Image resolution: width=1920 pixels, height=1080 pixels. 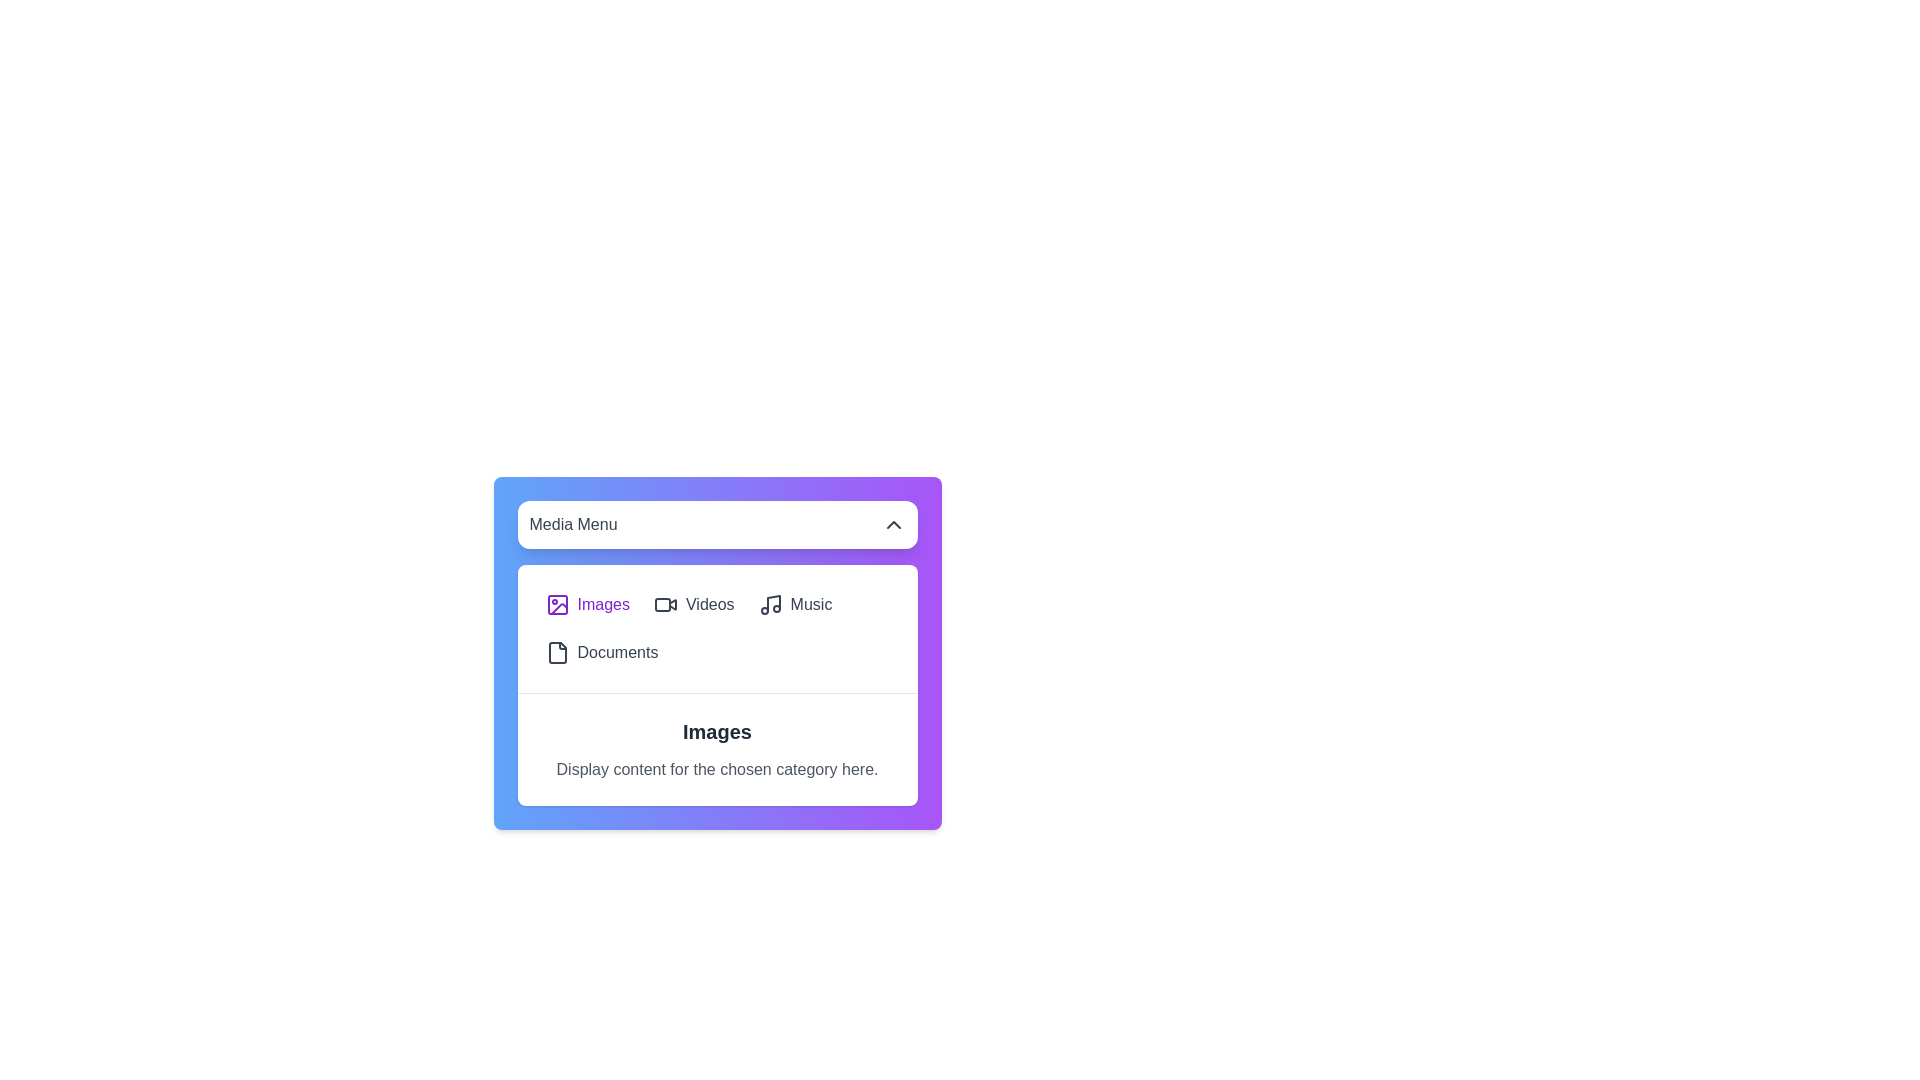 What do you see at coordinates (717, 732) in the screenshot?
I see `the text label 'Images' which indicates the current category or section, positioned above the secondary text in the interface` at bounding box center [717, 732].